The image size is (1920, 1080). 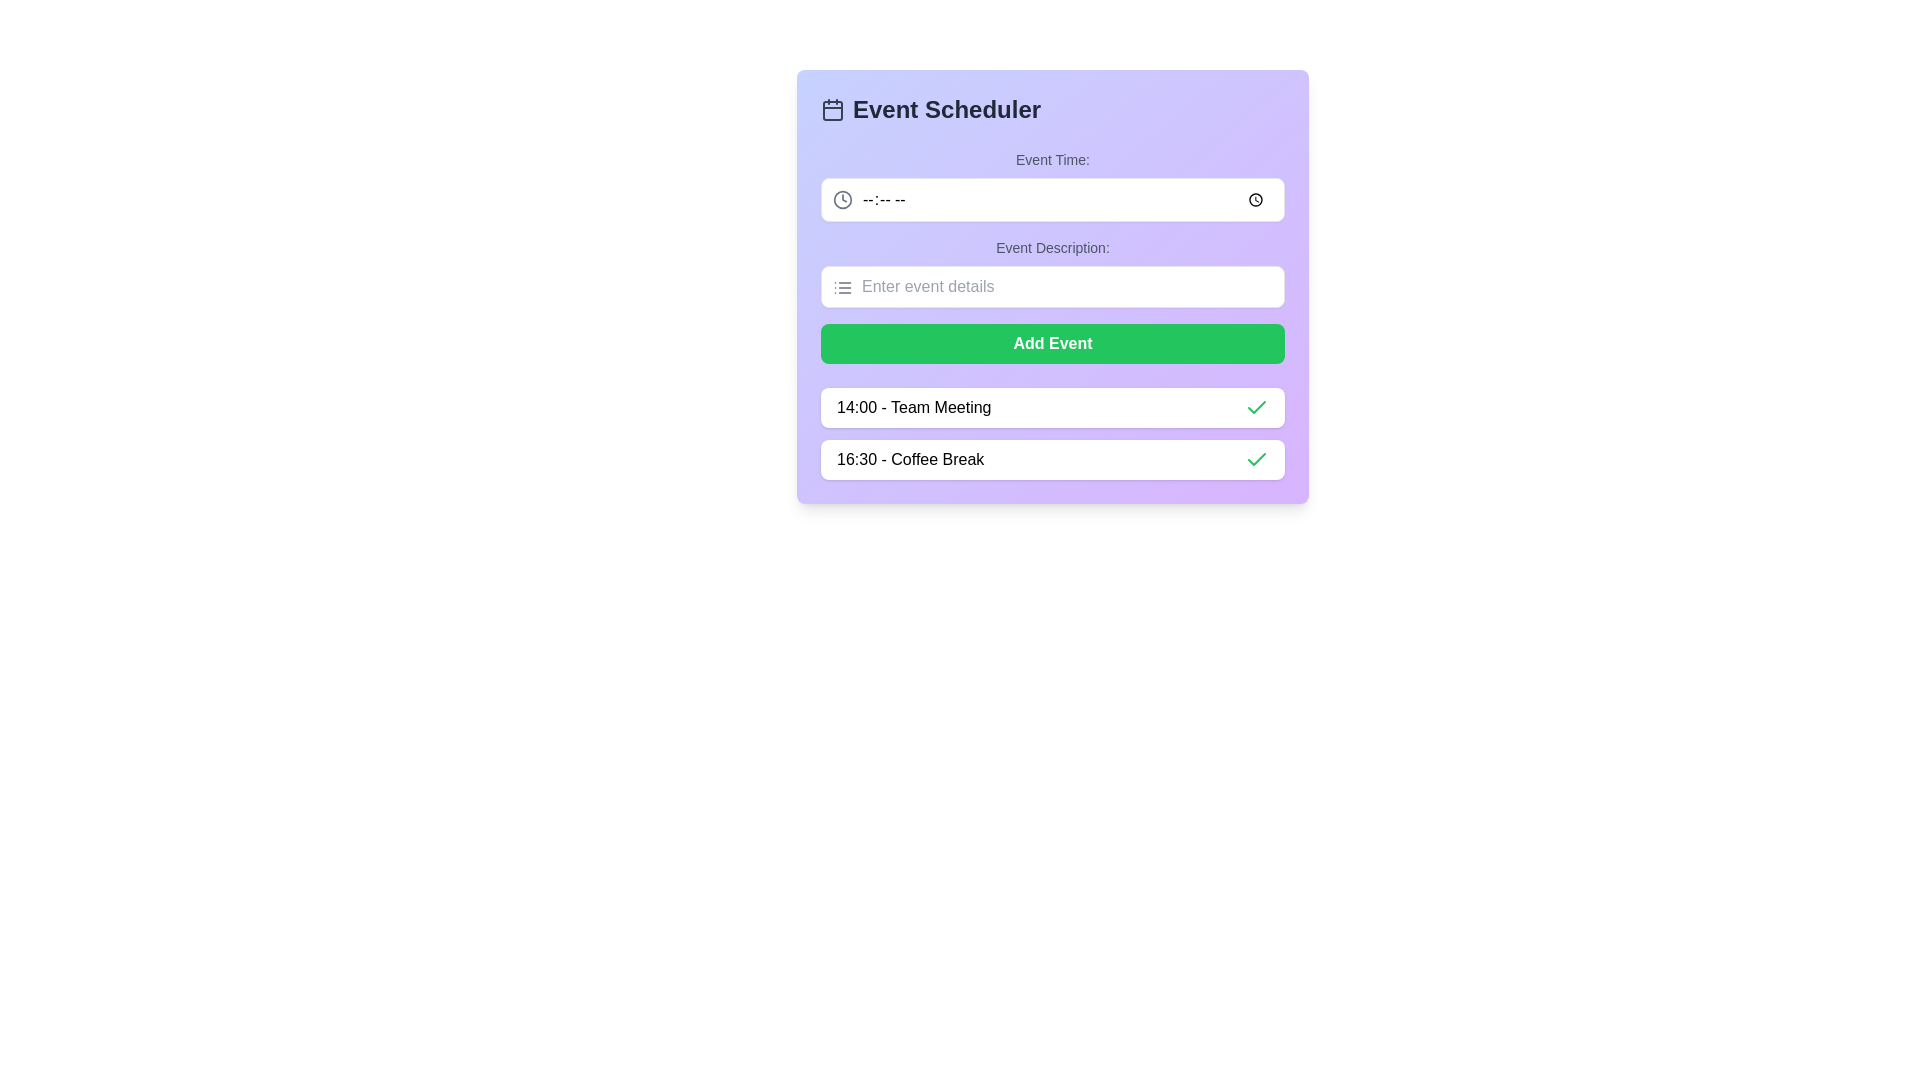 I want to click on the static text label displaying '14:00 - Team Meeting' within the first event entry under the 'Event Scheduler' section, located below the 'Add Event' button, so click(x=913, y=407).